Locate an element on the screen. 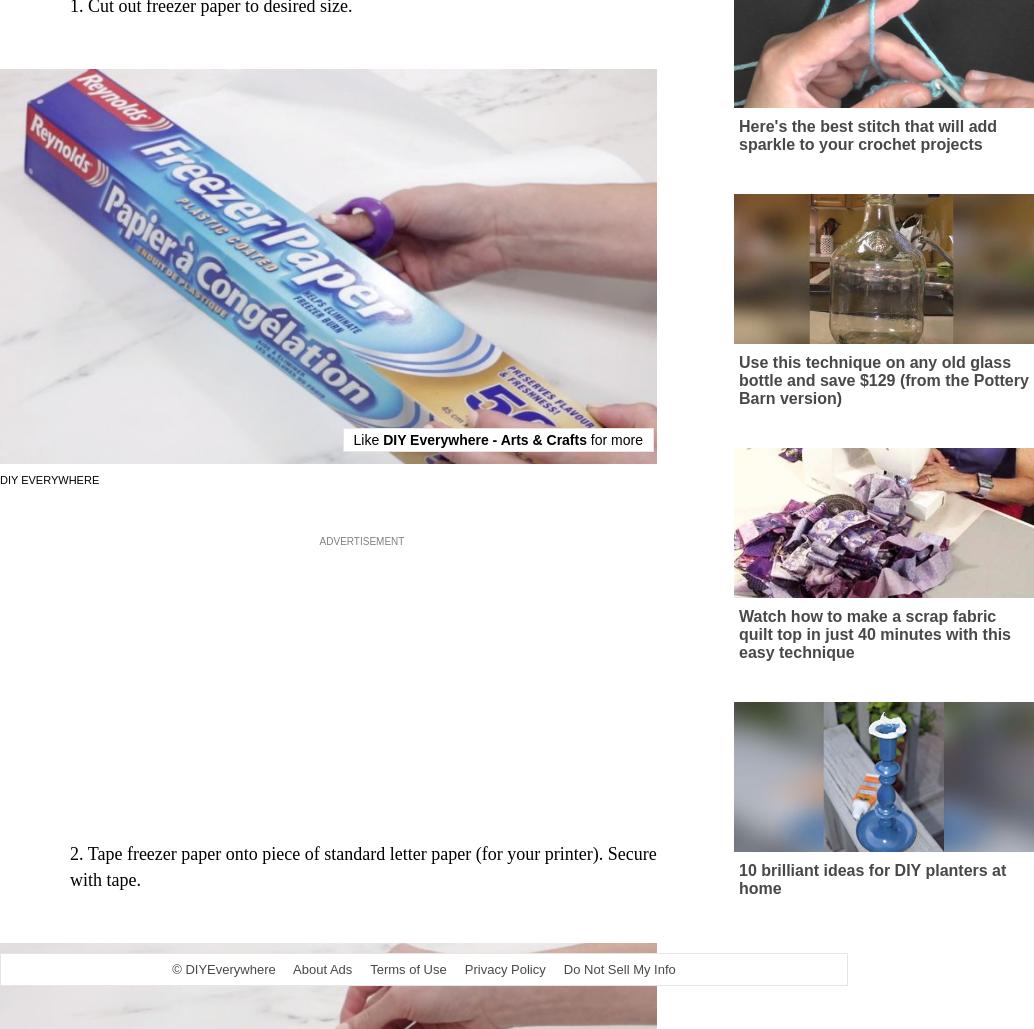  'DIY Everywhere - Arts & Crafts' is located at coordinates (483, 458).